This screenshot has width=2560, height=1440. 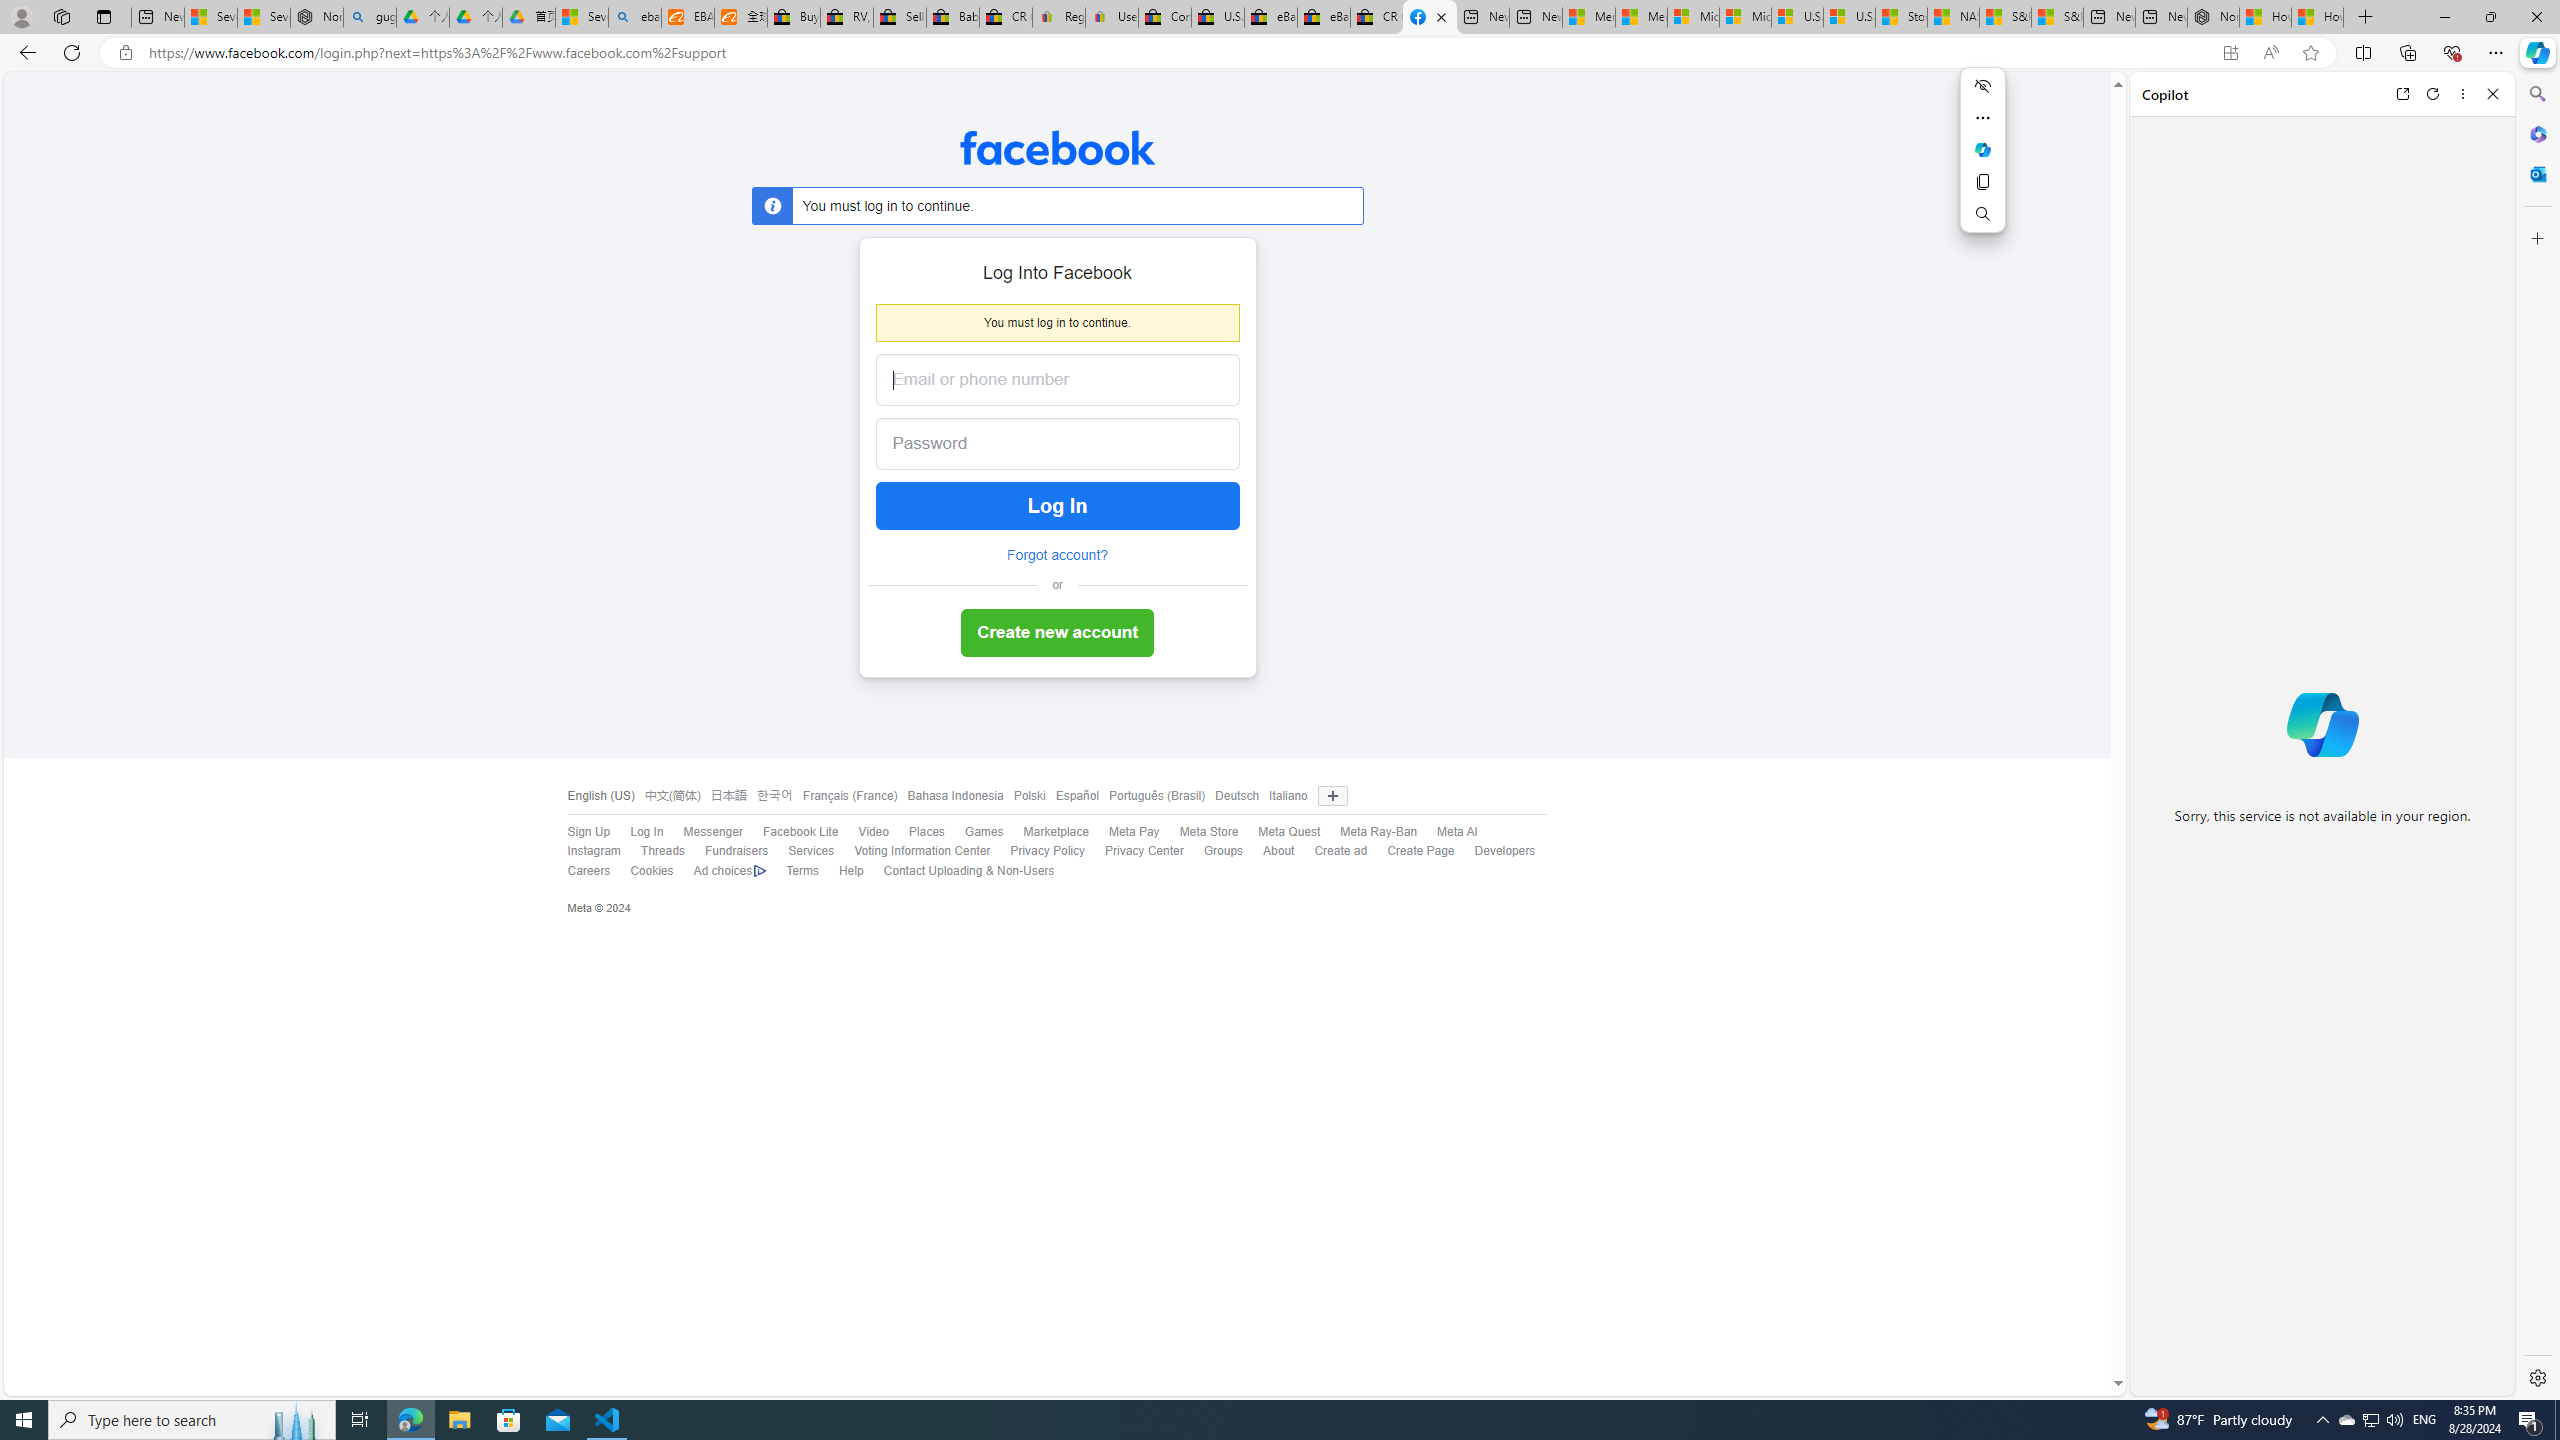 What do you see at coordinates (652, 851) in the screenshot?
I see `'Threads'` at bounding box center [652, 851].